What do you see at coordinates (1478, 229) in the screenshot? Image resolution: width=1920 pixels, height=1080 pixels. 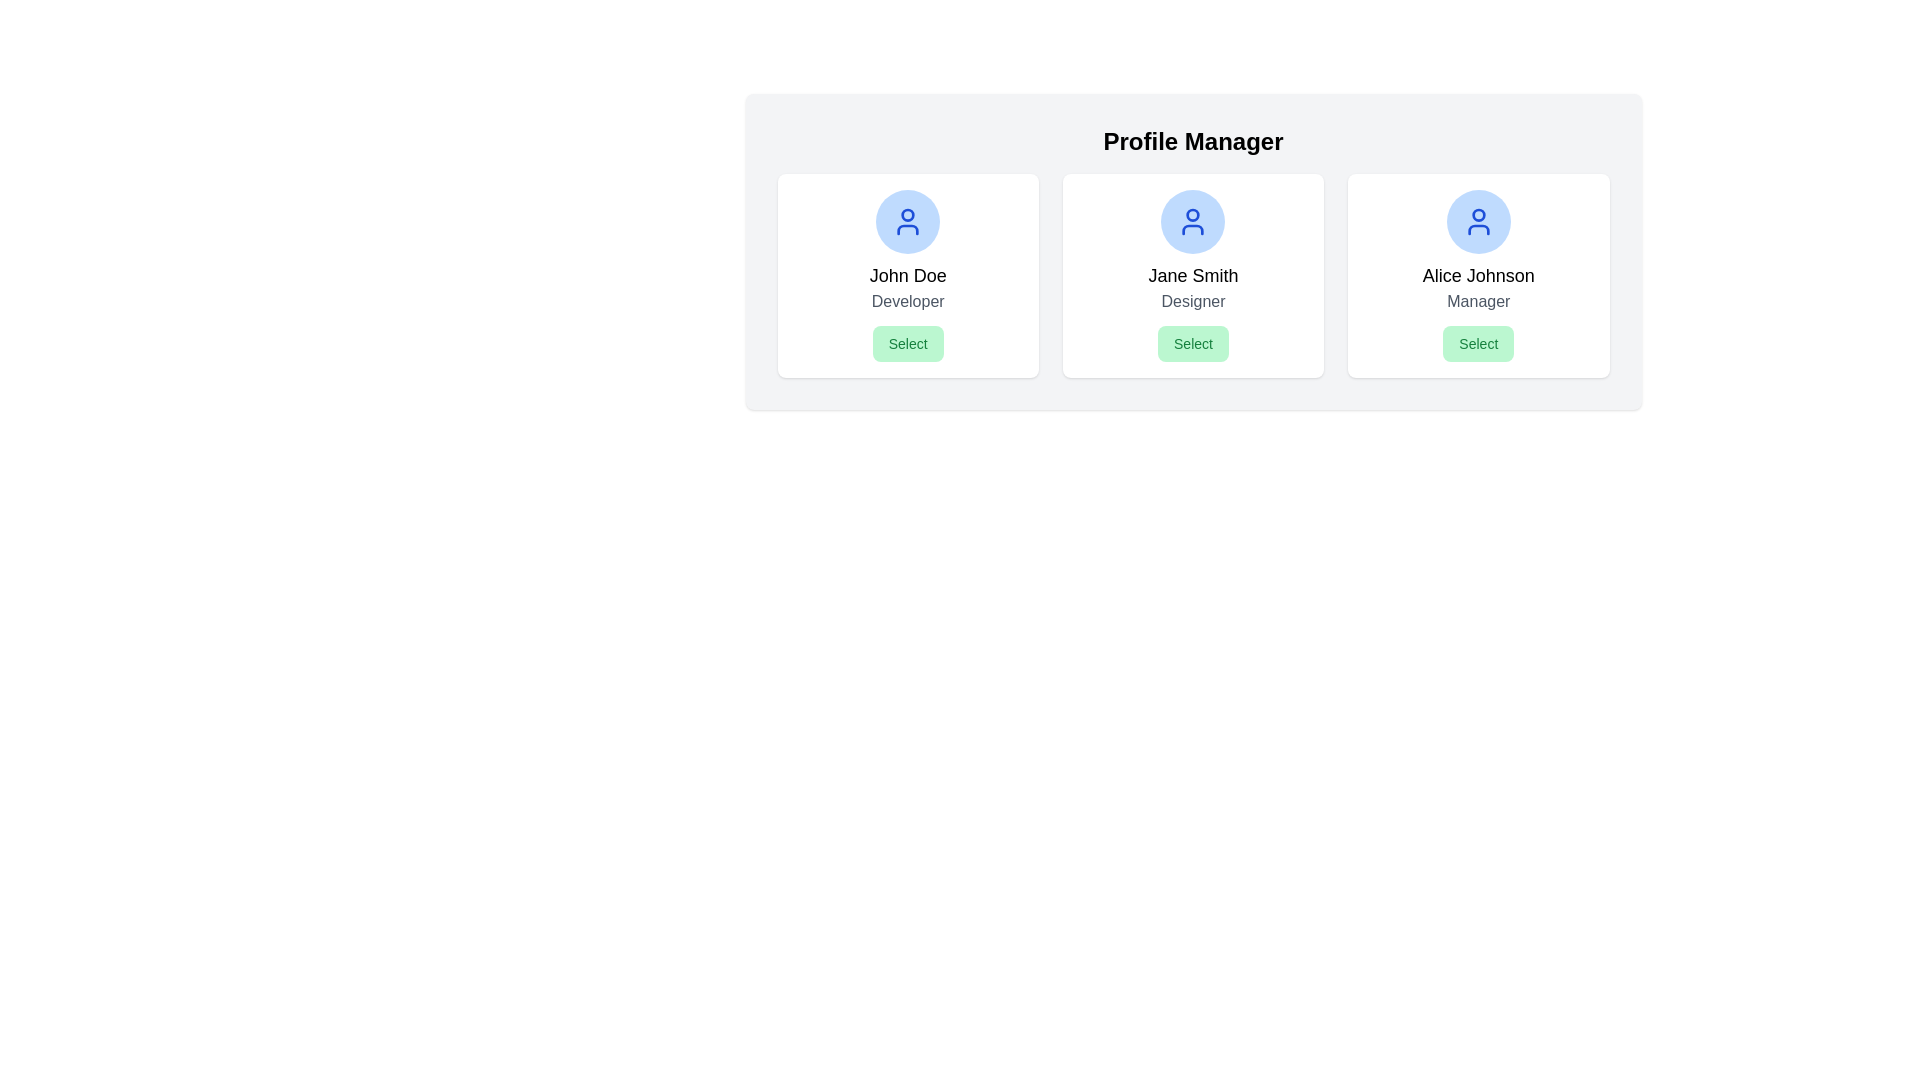 I see `the blue-colored user icon representing the avatar of 'Alice Johnson Manager' in the third card under the 'Profile Manager' section` at bounding box center [1478, 229].